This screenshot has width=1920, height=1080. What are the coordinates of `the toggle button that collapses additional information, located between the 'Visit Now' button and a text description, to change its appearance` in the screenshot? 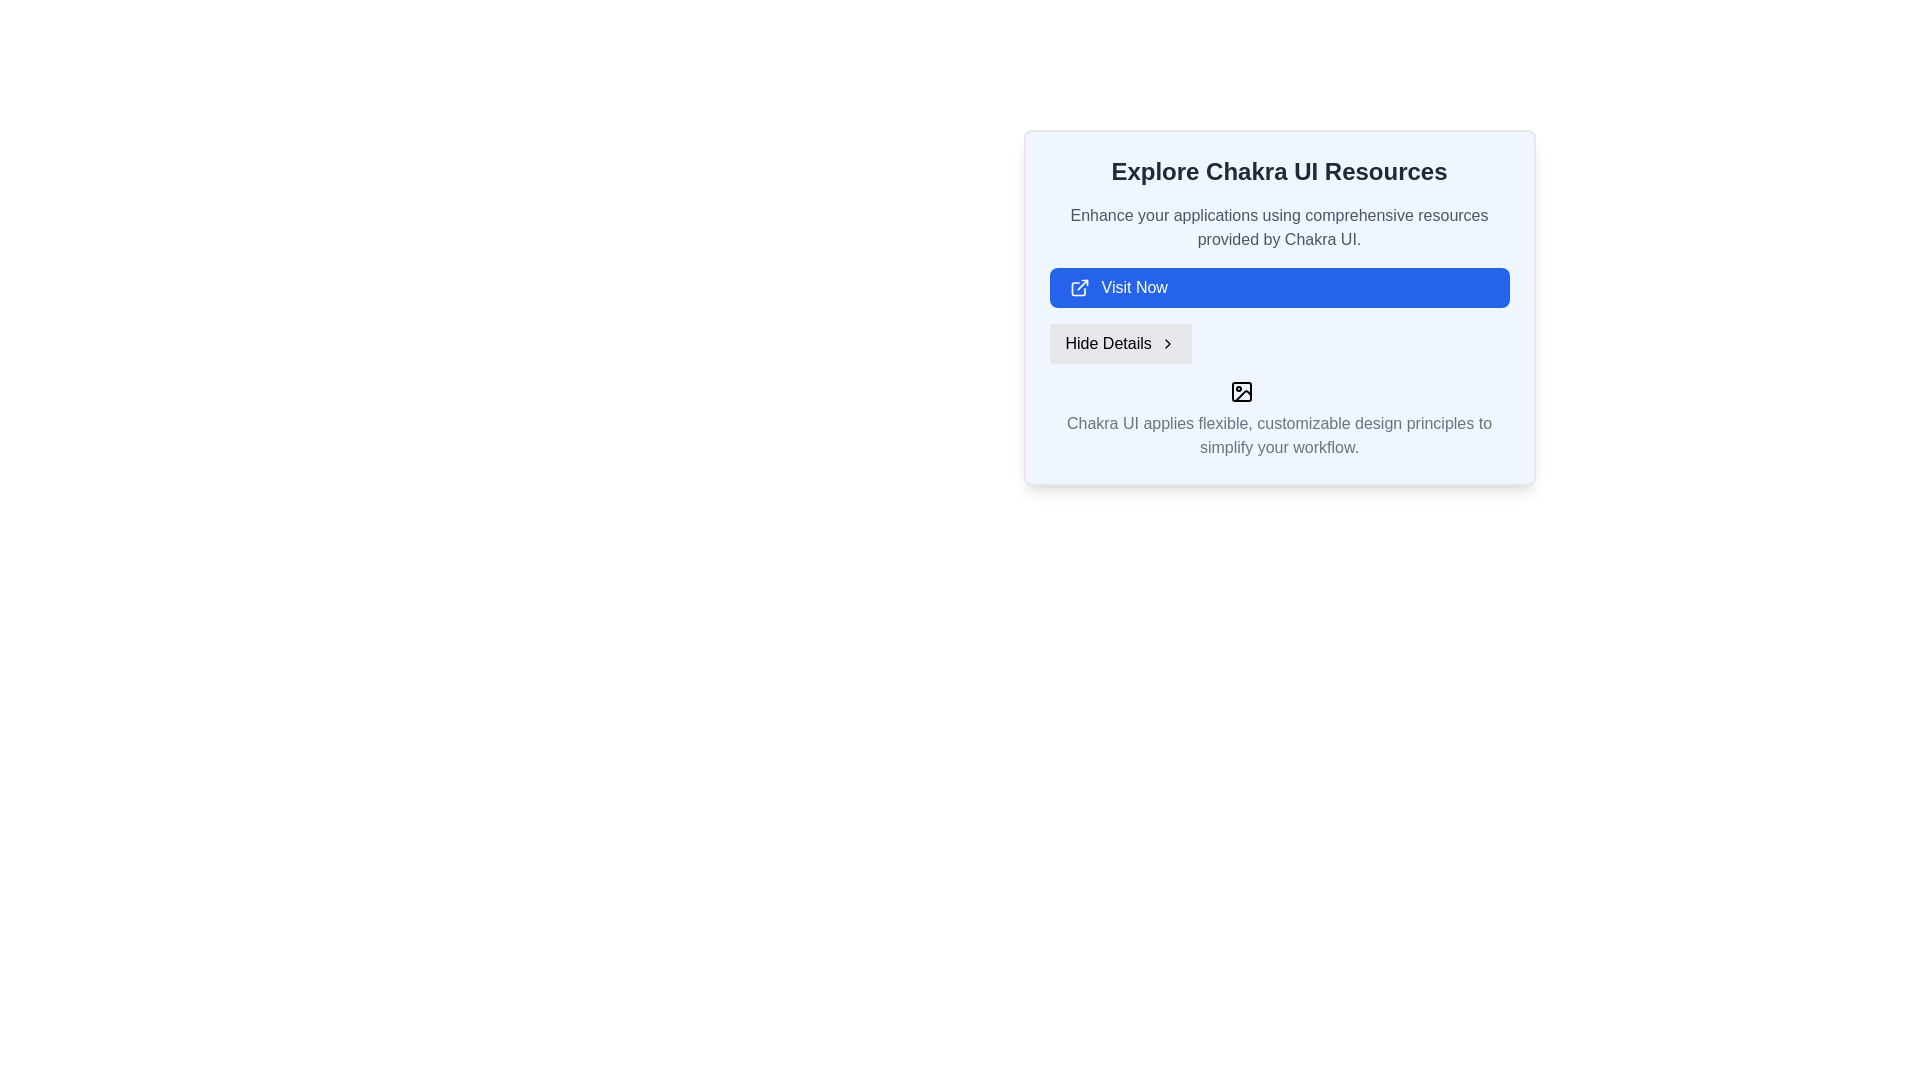 It's located at (1120, 342).